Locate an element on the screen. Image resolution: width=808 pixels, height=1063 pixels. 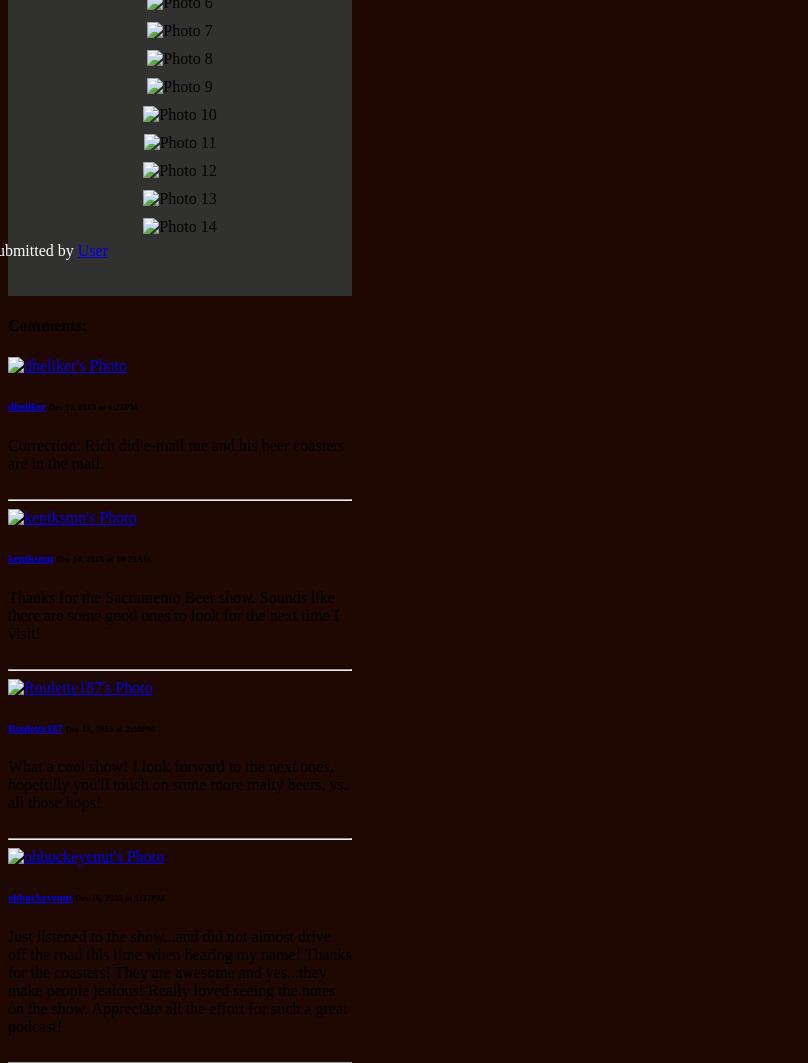
'kentksmn' is located at coordinates (30, 556).